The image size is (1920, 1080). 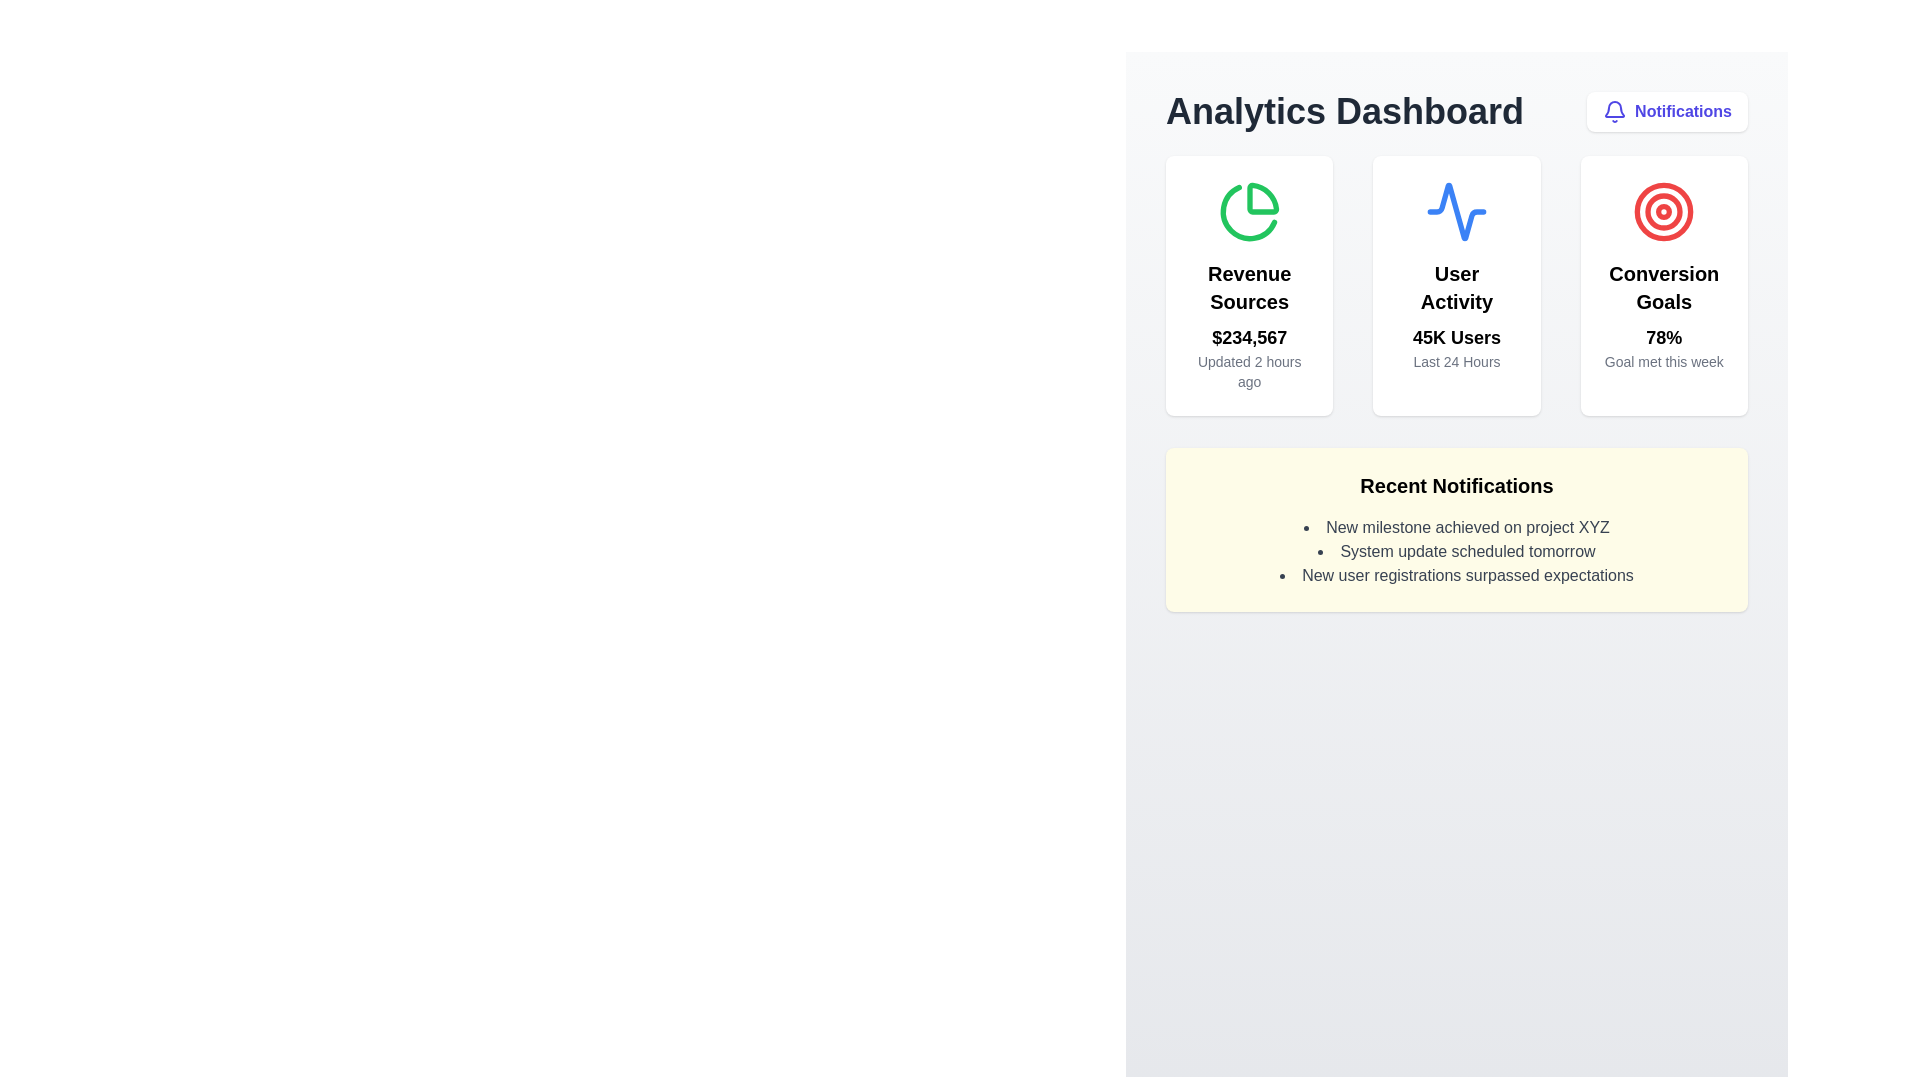 I want to click on the text notification 'New user registrations surpassed expectations' located under the 'Recent Notifications' header, so click(x=1457, y=575).